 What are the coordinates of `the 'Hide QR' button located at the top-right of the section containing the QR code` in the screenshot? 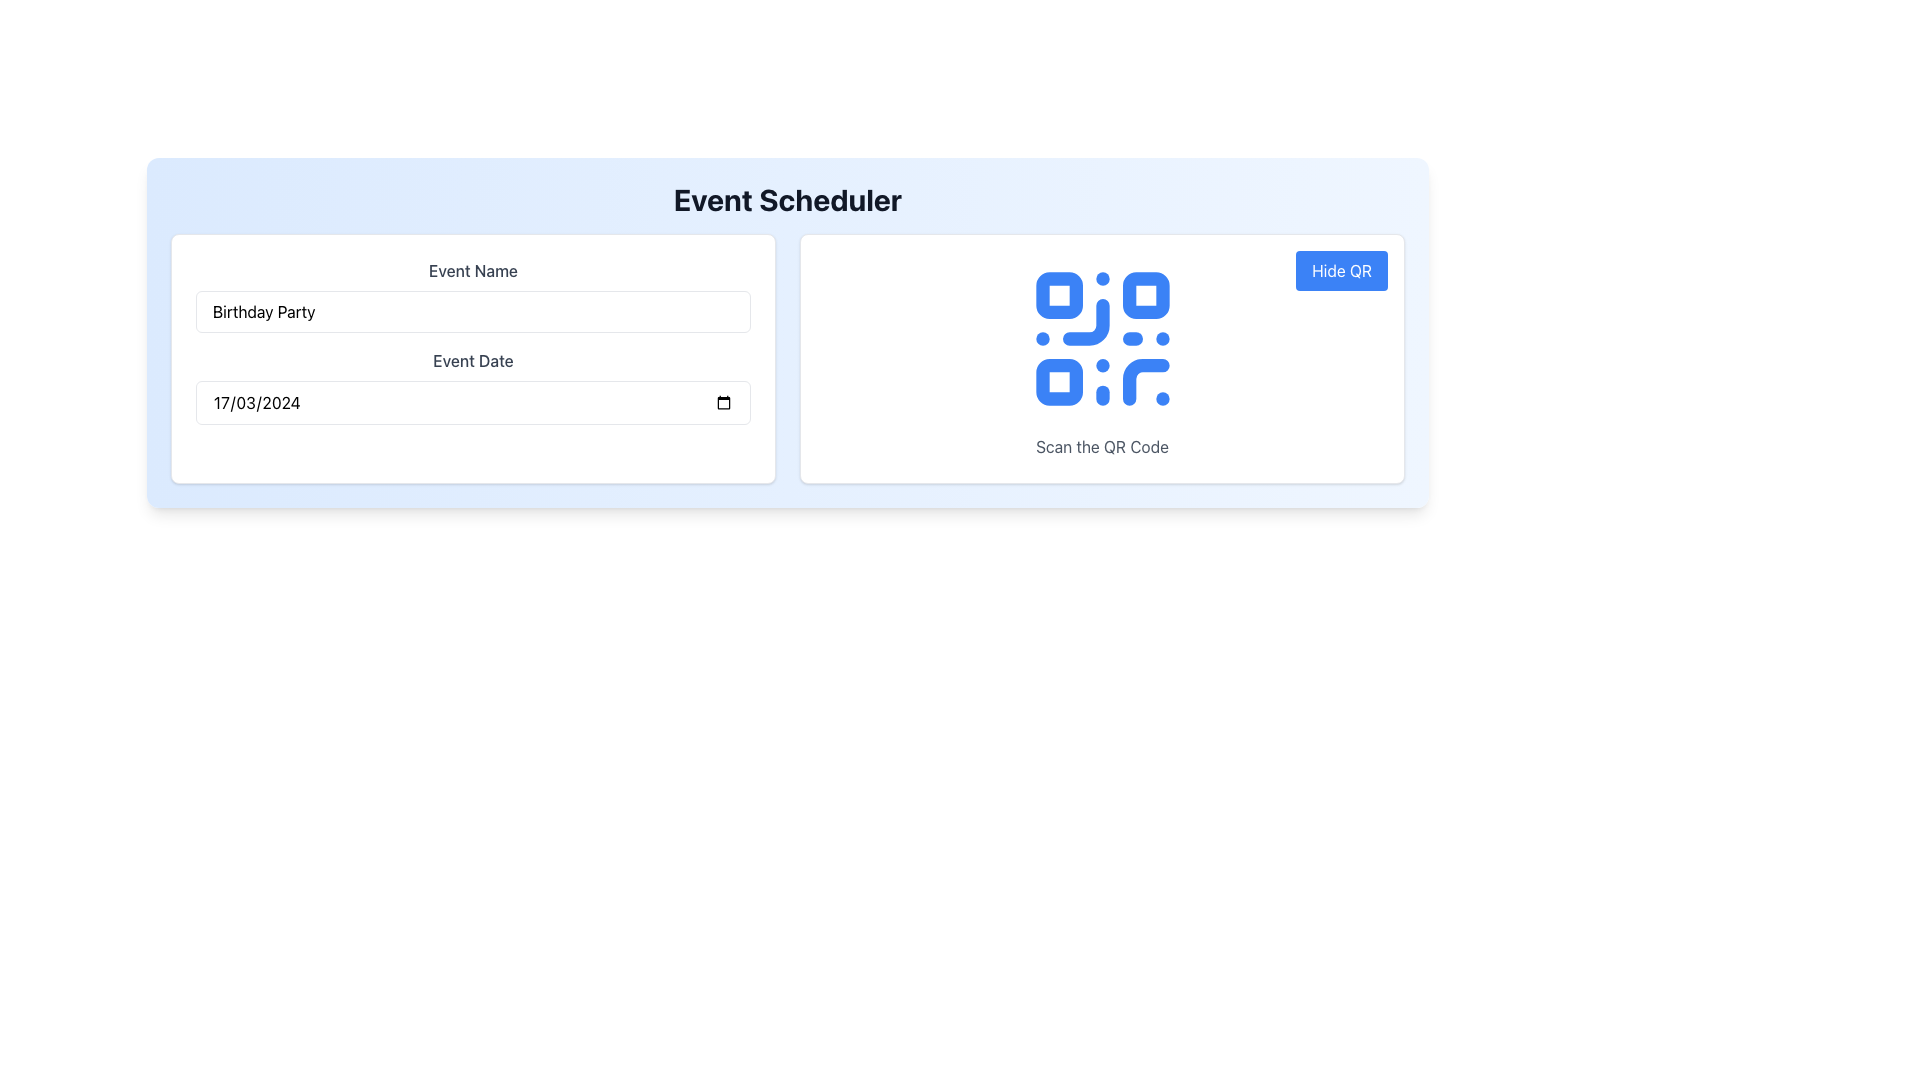 It's located at (1342, 270).